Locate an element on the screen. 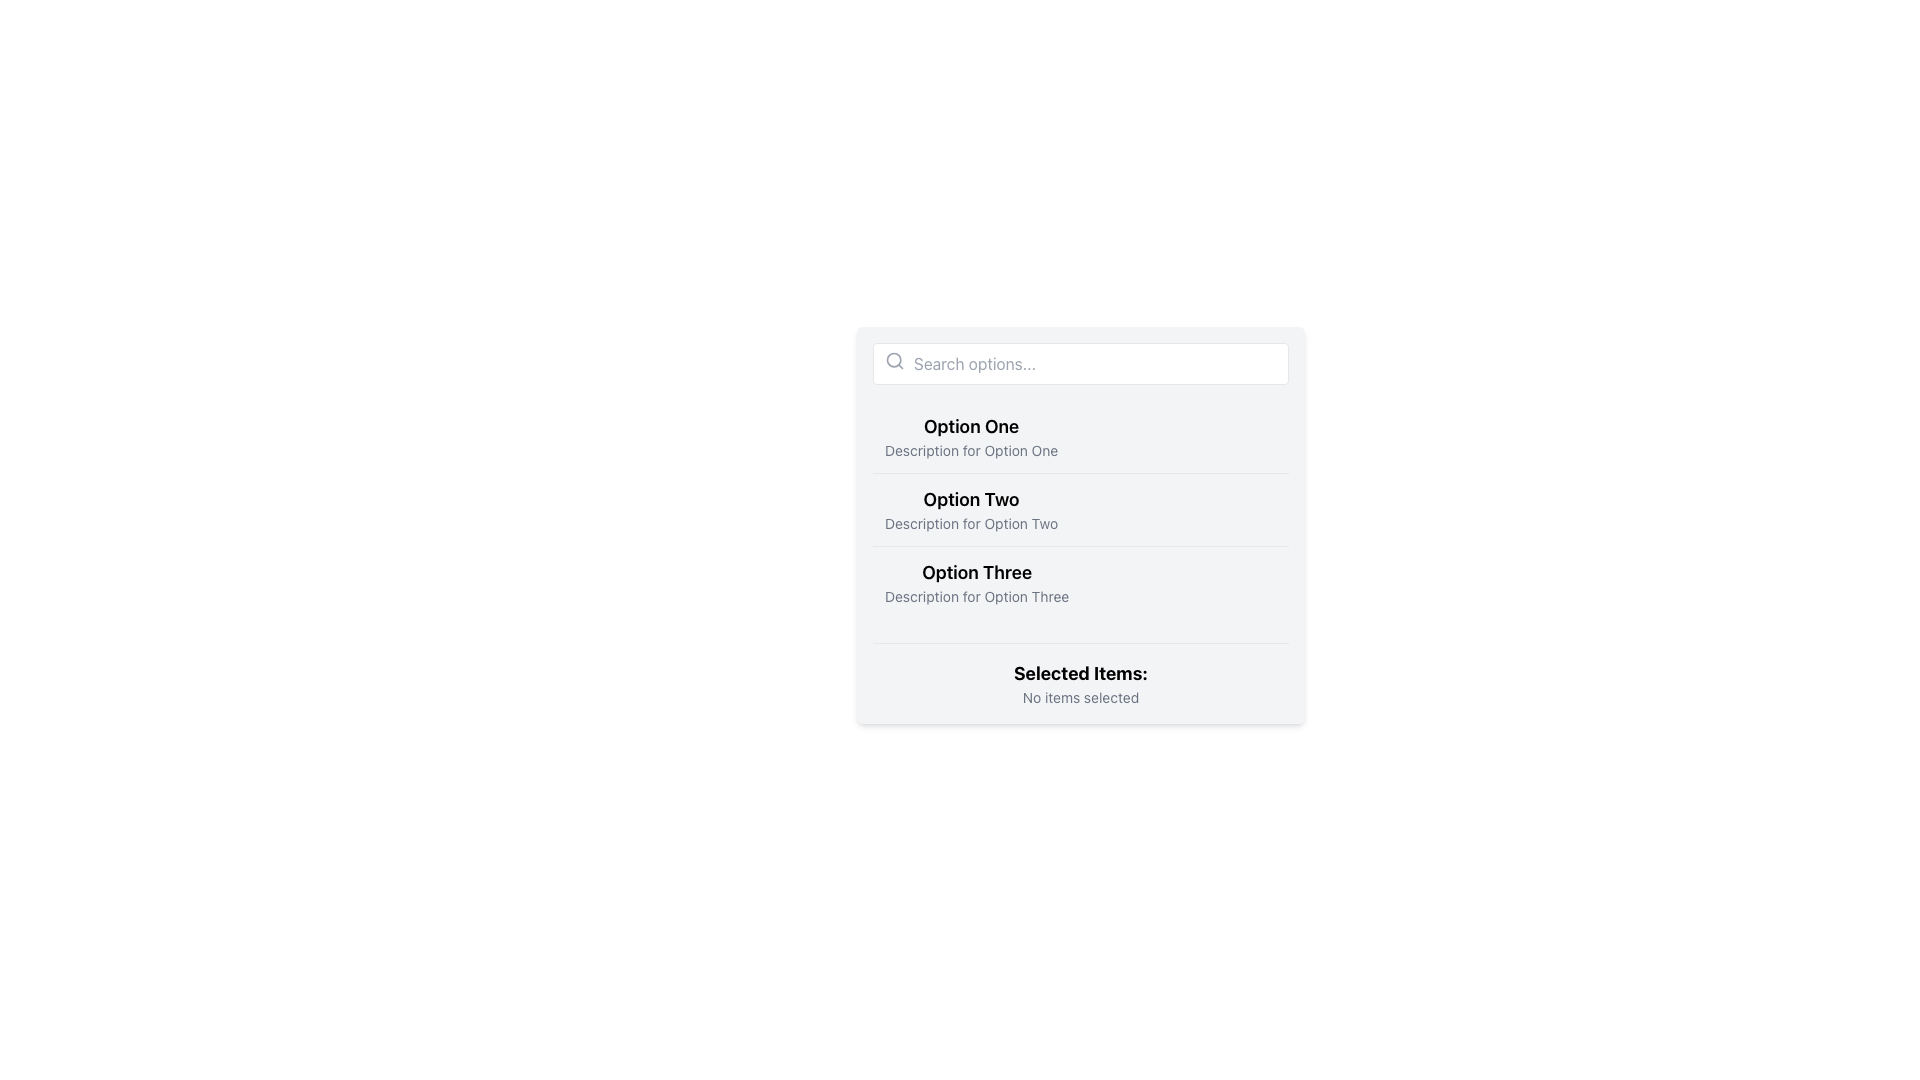 The width and height of the screenshot is (1920, 1080). the text label that serves as a title for the selectable list item is located at coordinates (971, 499).